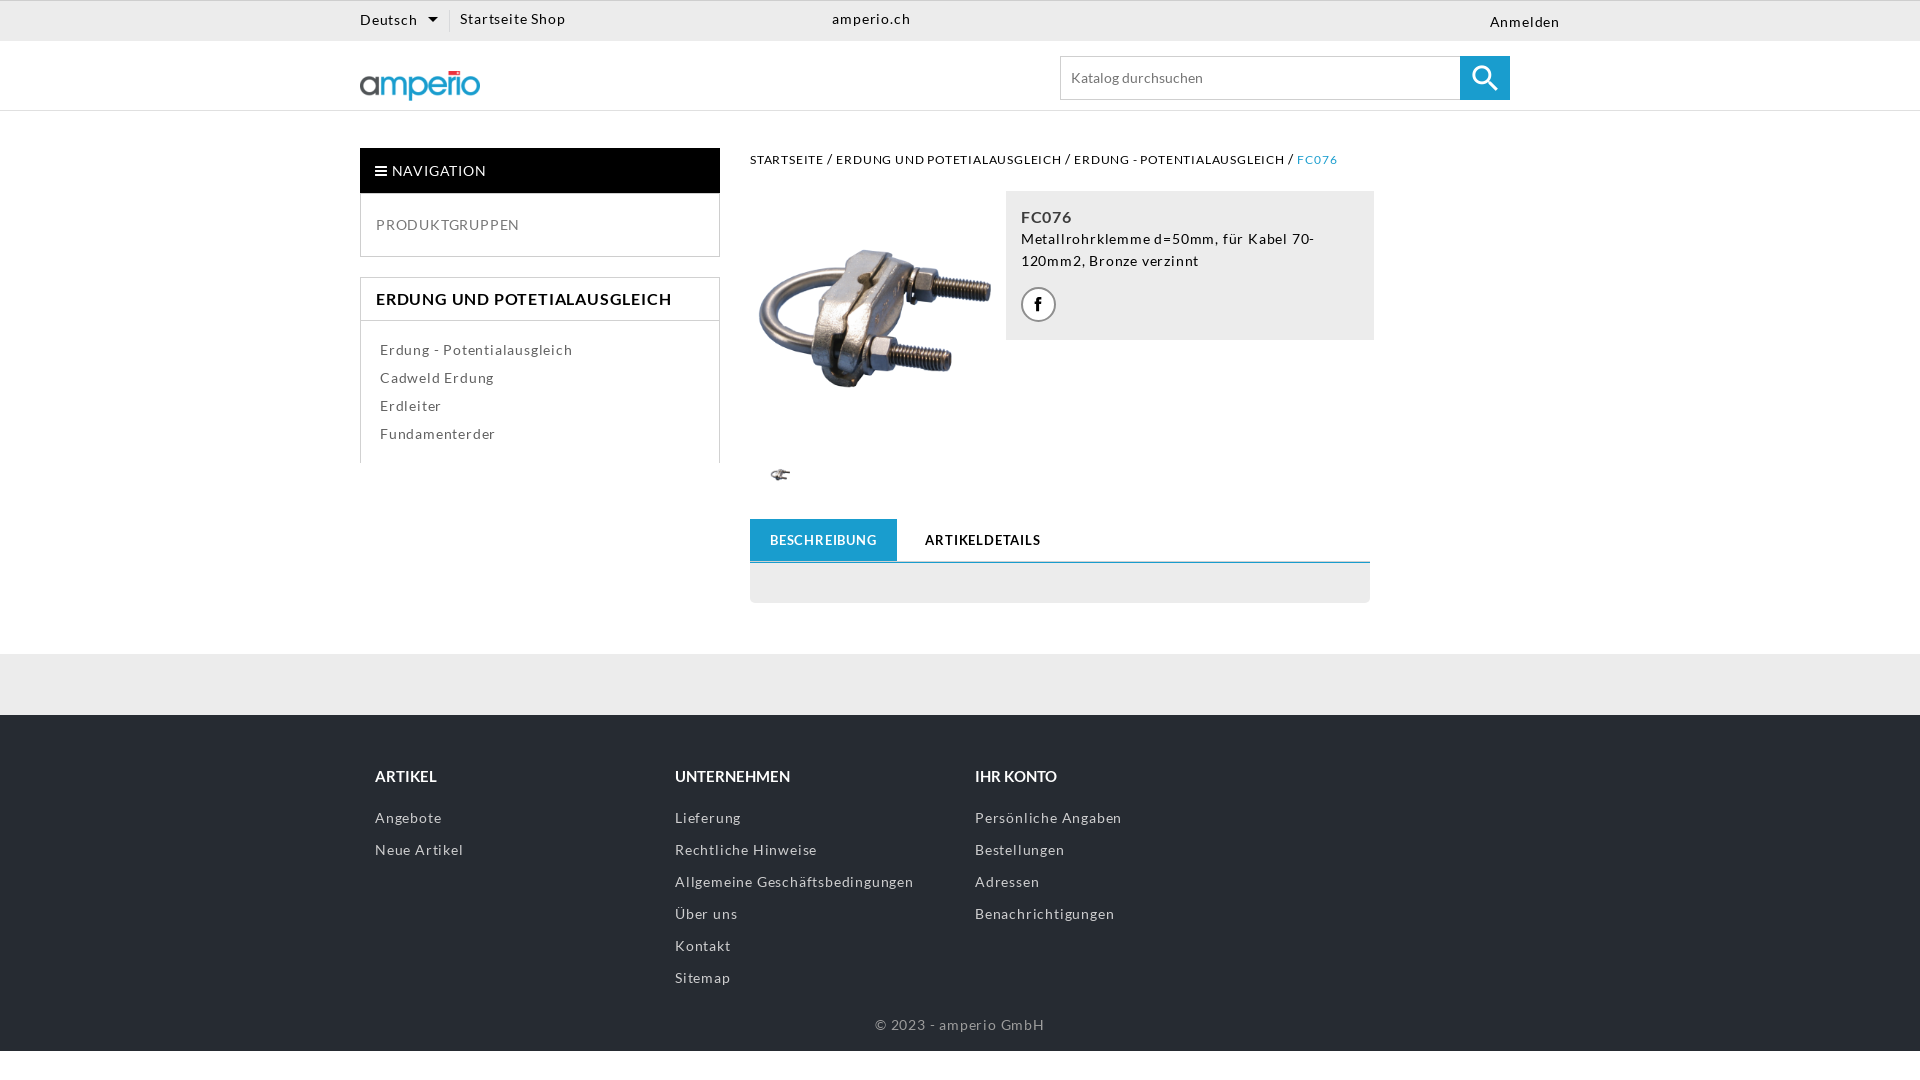 The width and height of the screenshot is (1920, 1080). I want to click on 'BESCHREIBUNG', so click(823, 540).